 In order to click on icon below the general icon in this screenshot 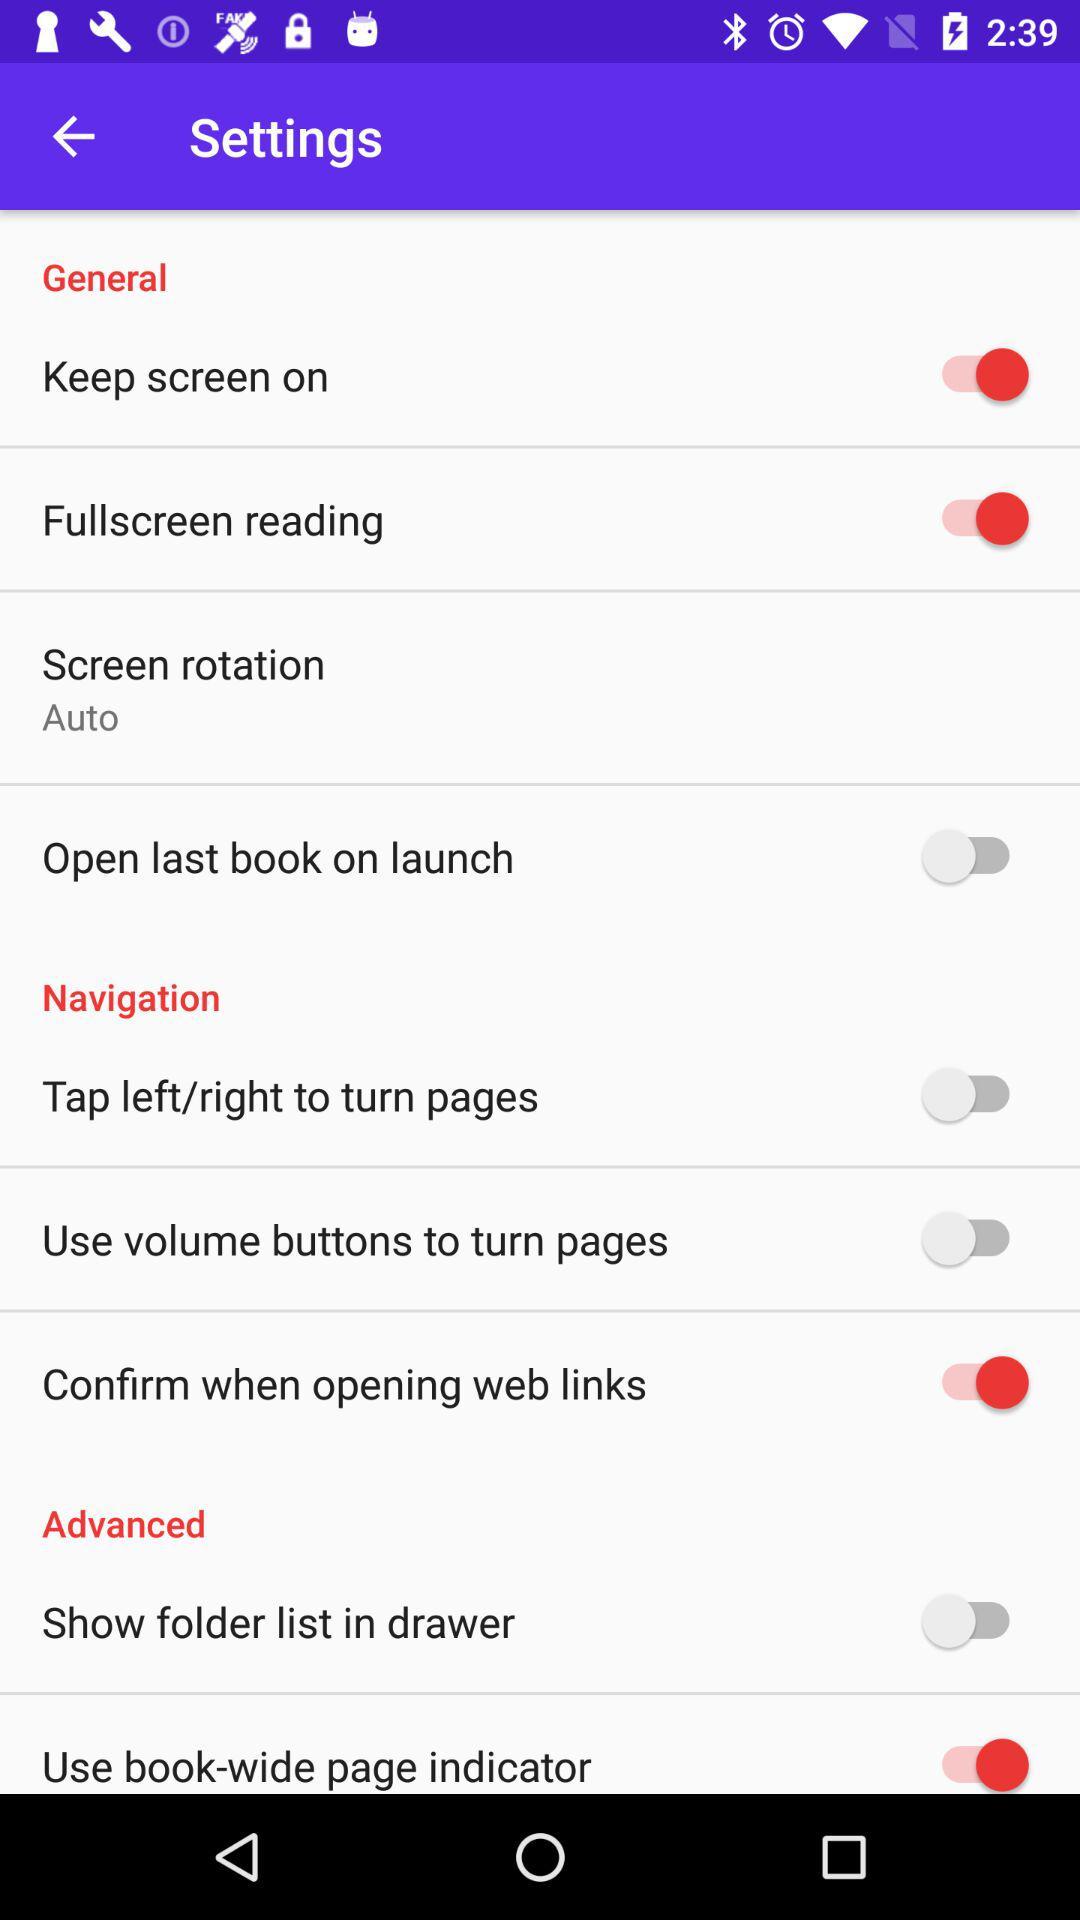, I will do `click(185, 374)`.